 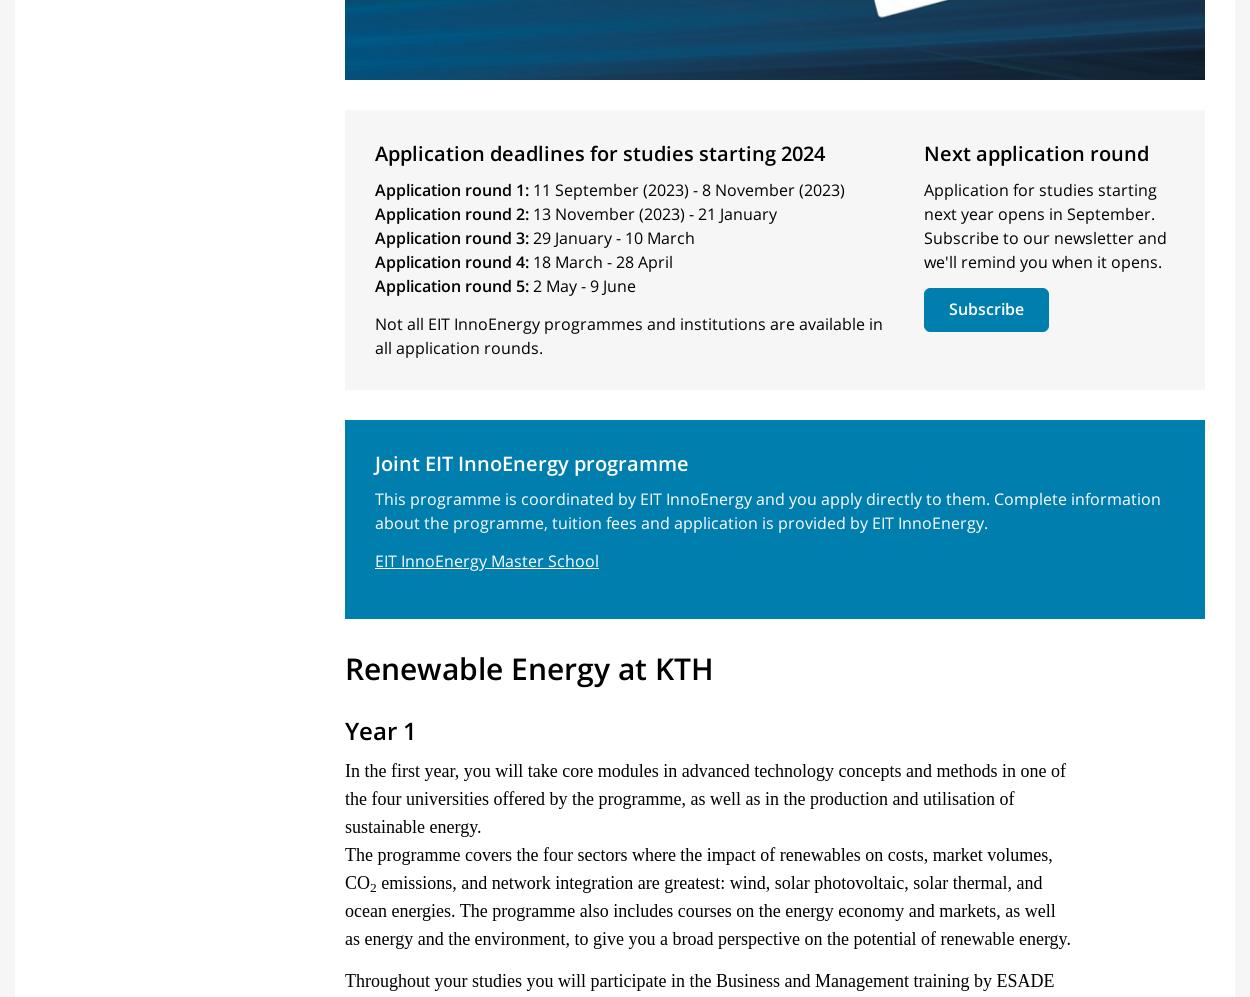 What do you see at coordinates (477, 352) in the screenshot?
I see `': Study at KTH'` at bounding box center [477, 352].